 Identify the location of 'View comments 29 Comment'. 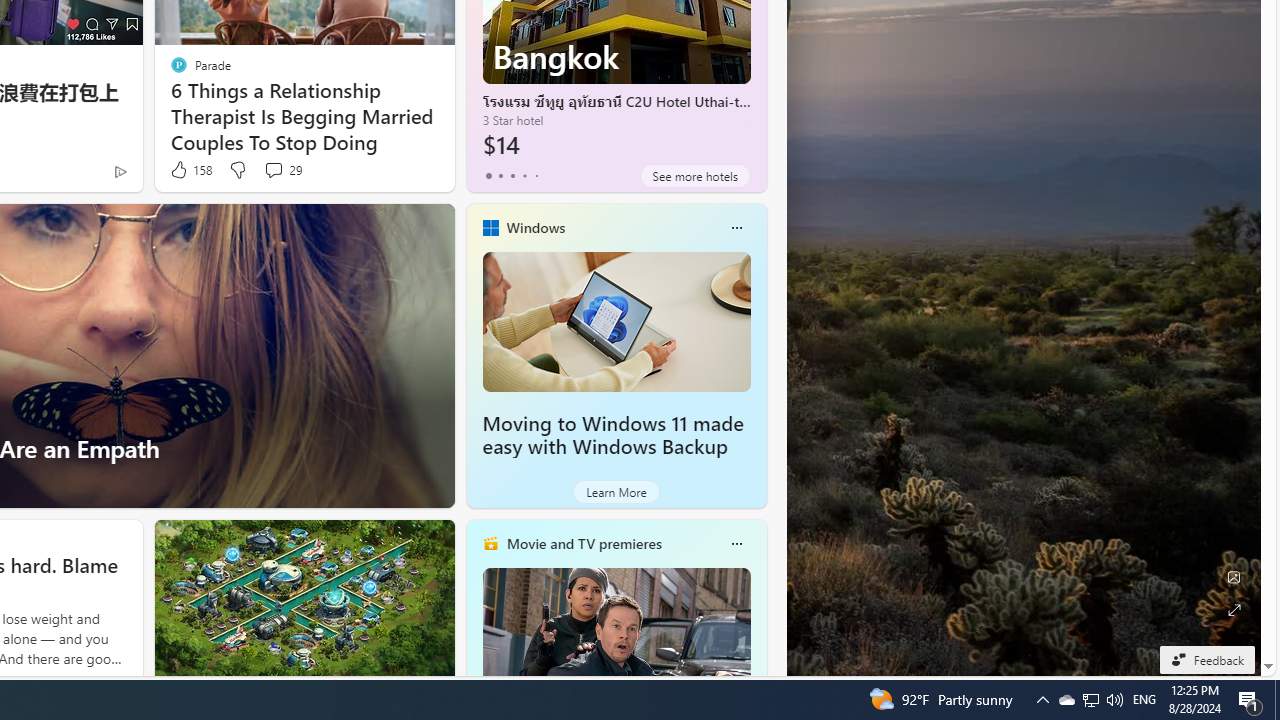
(281, 169).